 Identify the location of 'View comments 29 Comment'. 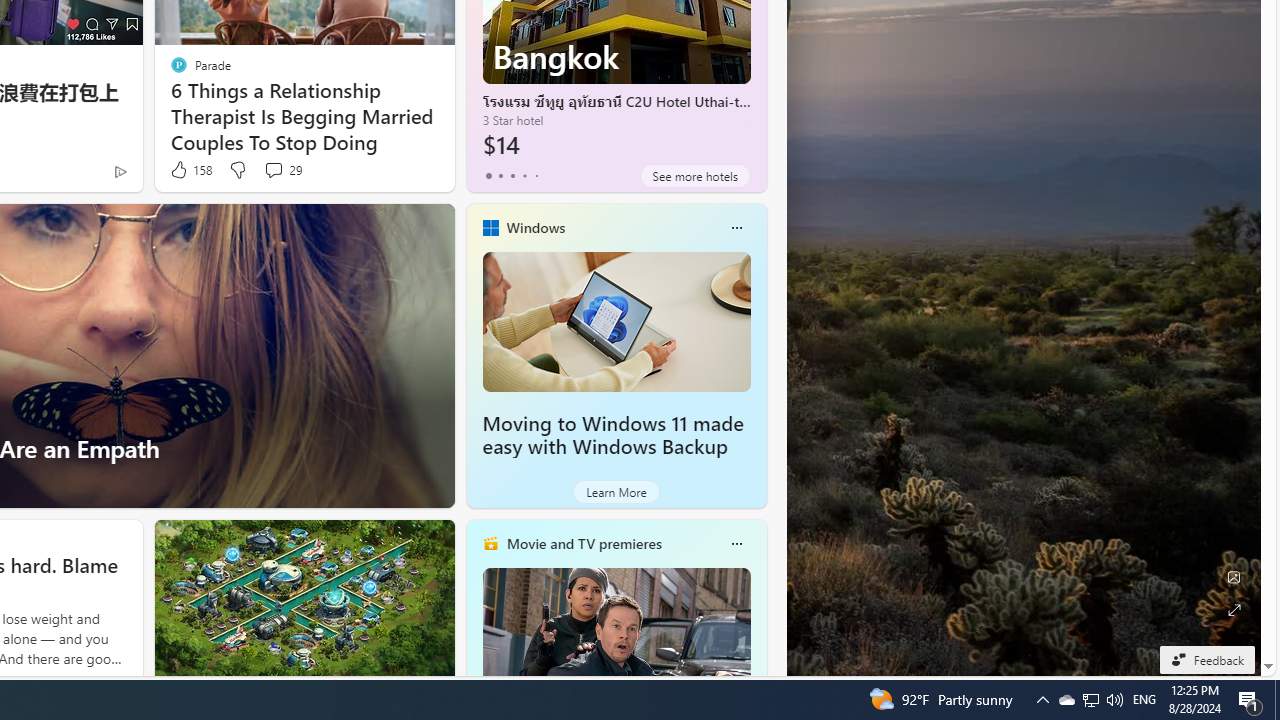
(281, 169).